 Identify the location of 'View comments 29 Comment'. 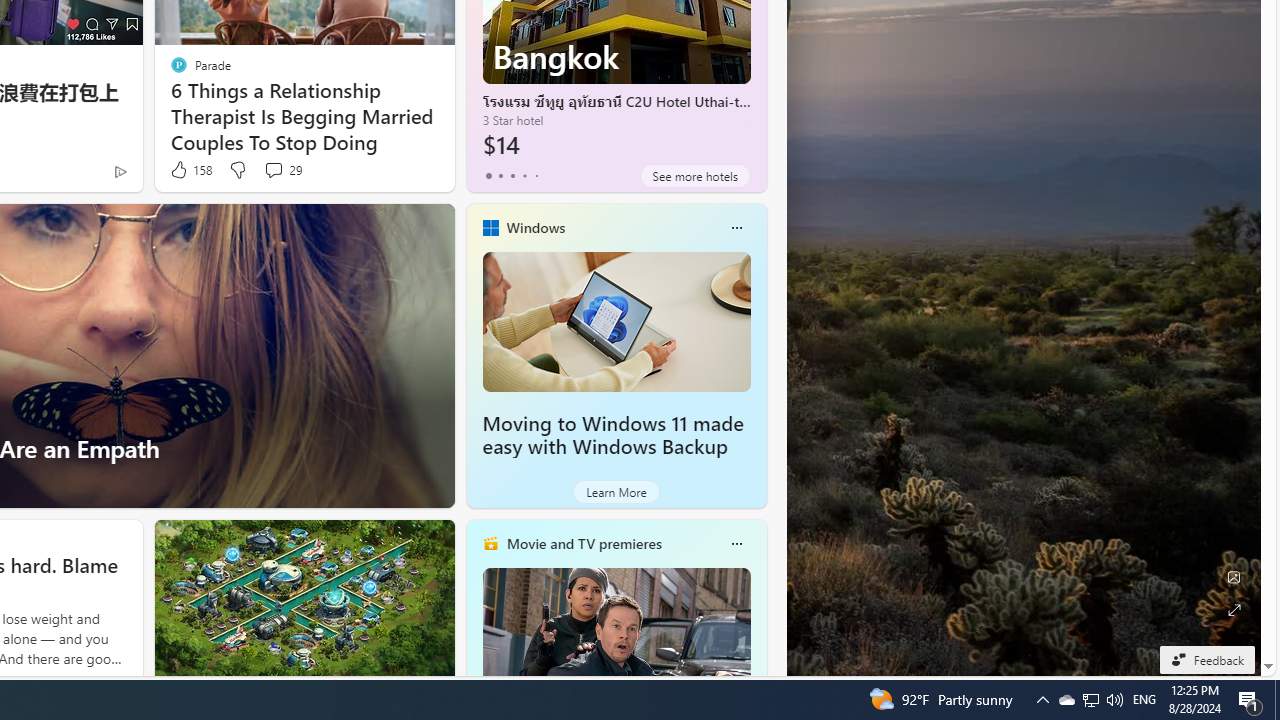
(281, 169).